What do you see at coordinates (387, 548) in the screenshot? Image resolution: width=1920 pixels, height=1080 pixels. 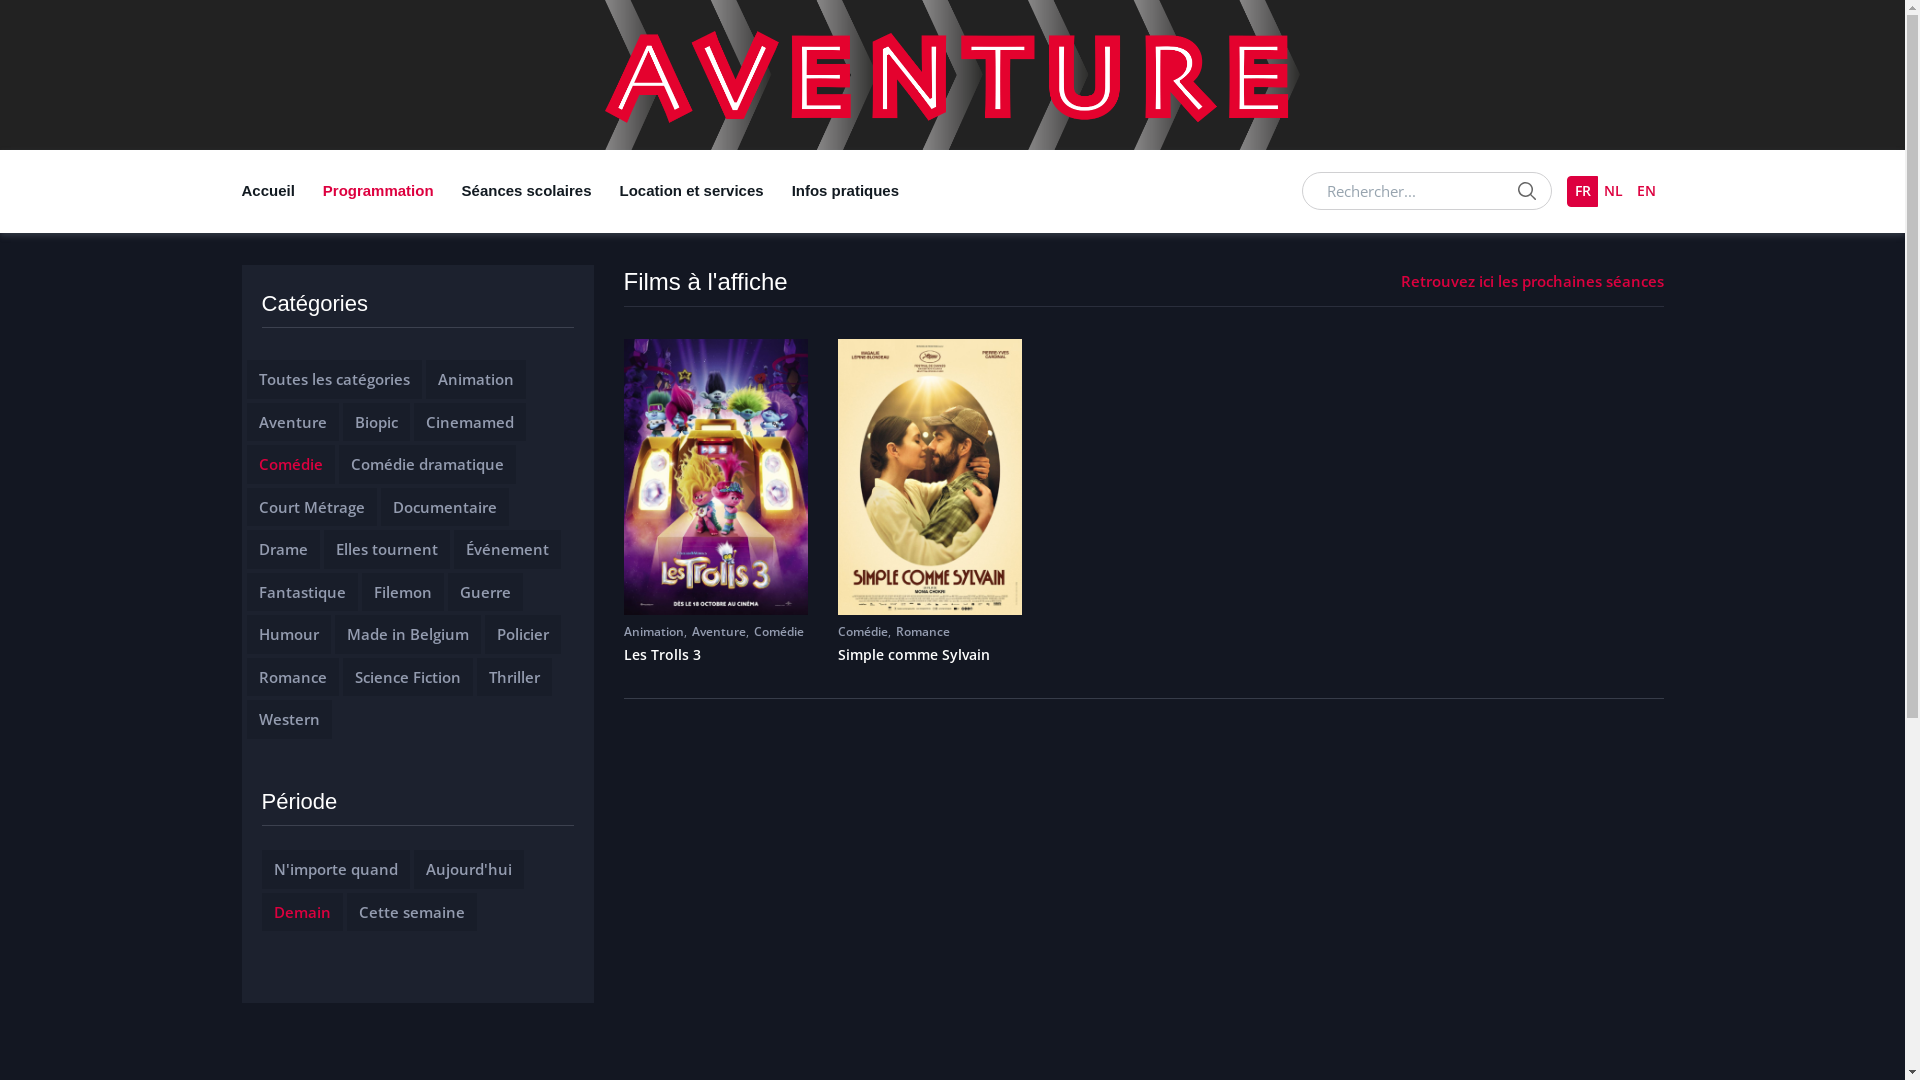 I see `'Elles tournent'` at bounding box center [387, 548].